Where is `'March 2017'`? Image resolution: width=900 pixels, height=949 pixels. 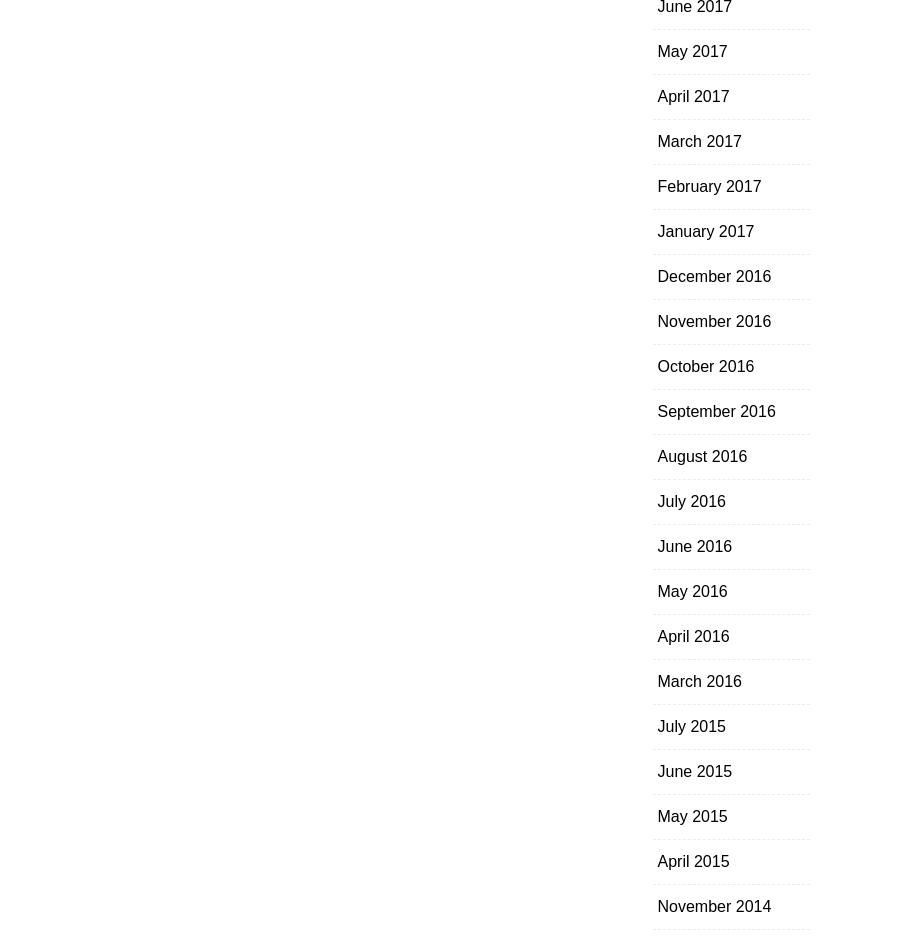 'March 2017' is located at coordinates (698, 141).